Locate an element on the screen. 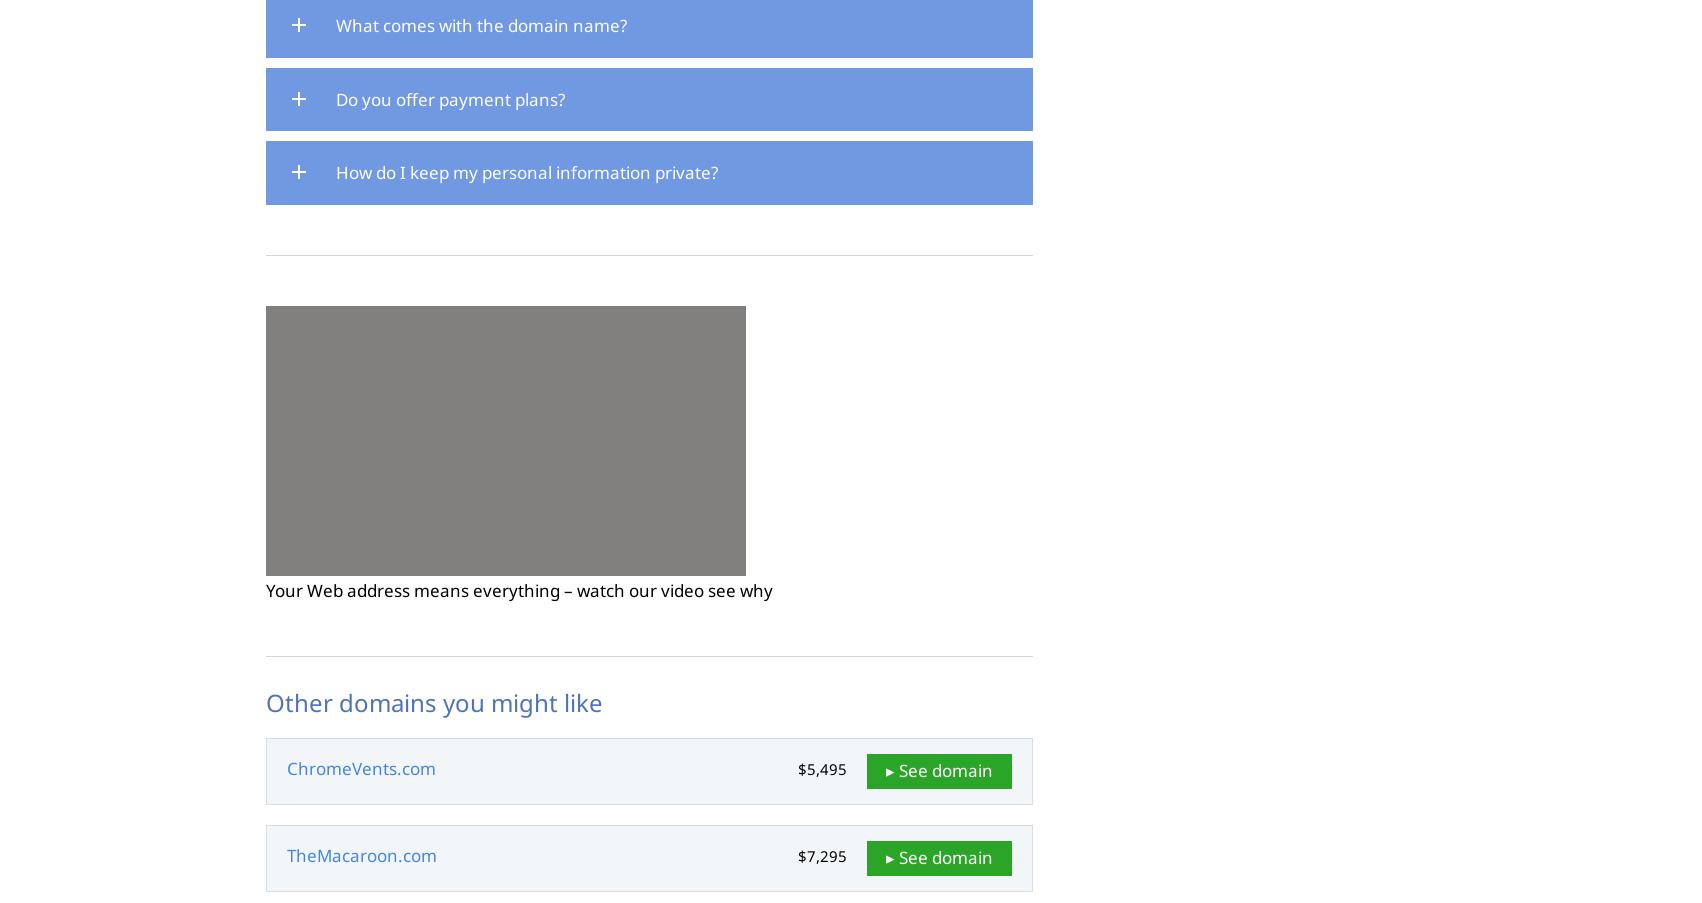 The height and width of the screenshot is (903, 1702). 'What comes with the domain name?' is located at coordinates (335, 23).